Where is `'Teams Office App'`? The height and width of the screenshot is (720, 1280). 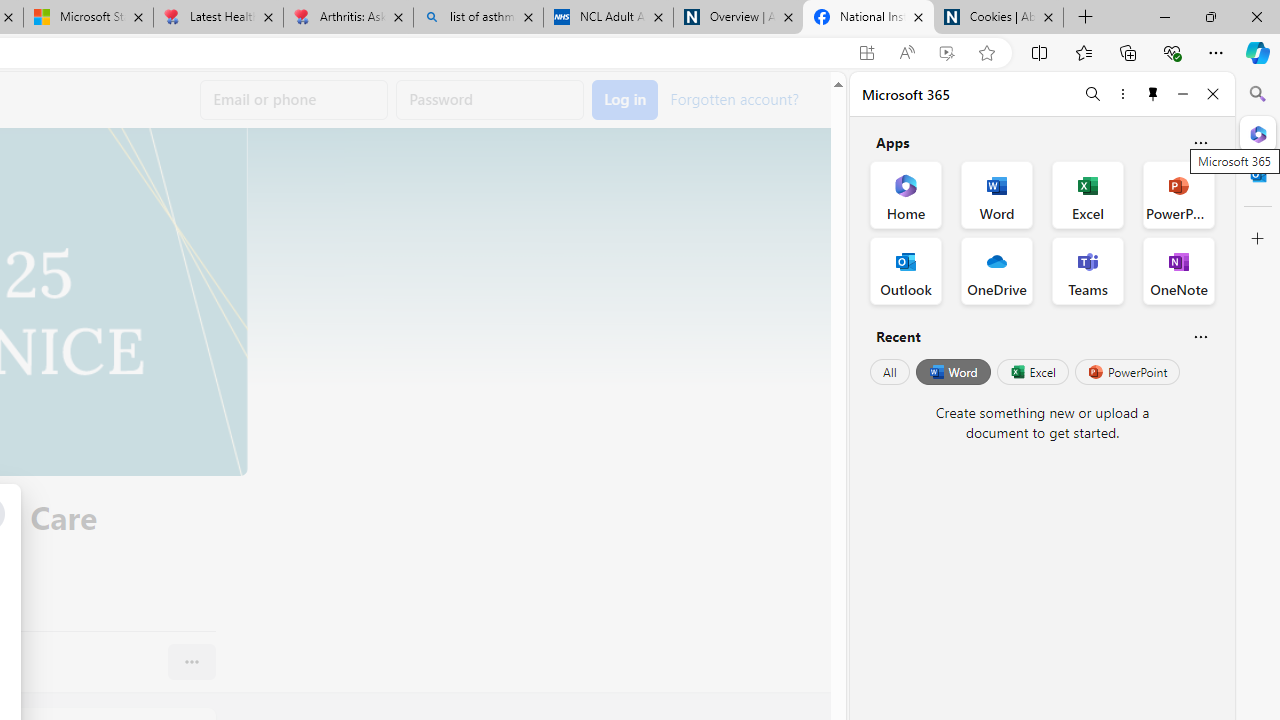
'Teams Office App' is located at coordinates (1087, 271).